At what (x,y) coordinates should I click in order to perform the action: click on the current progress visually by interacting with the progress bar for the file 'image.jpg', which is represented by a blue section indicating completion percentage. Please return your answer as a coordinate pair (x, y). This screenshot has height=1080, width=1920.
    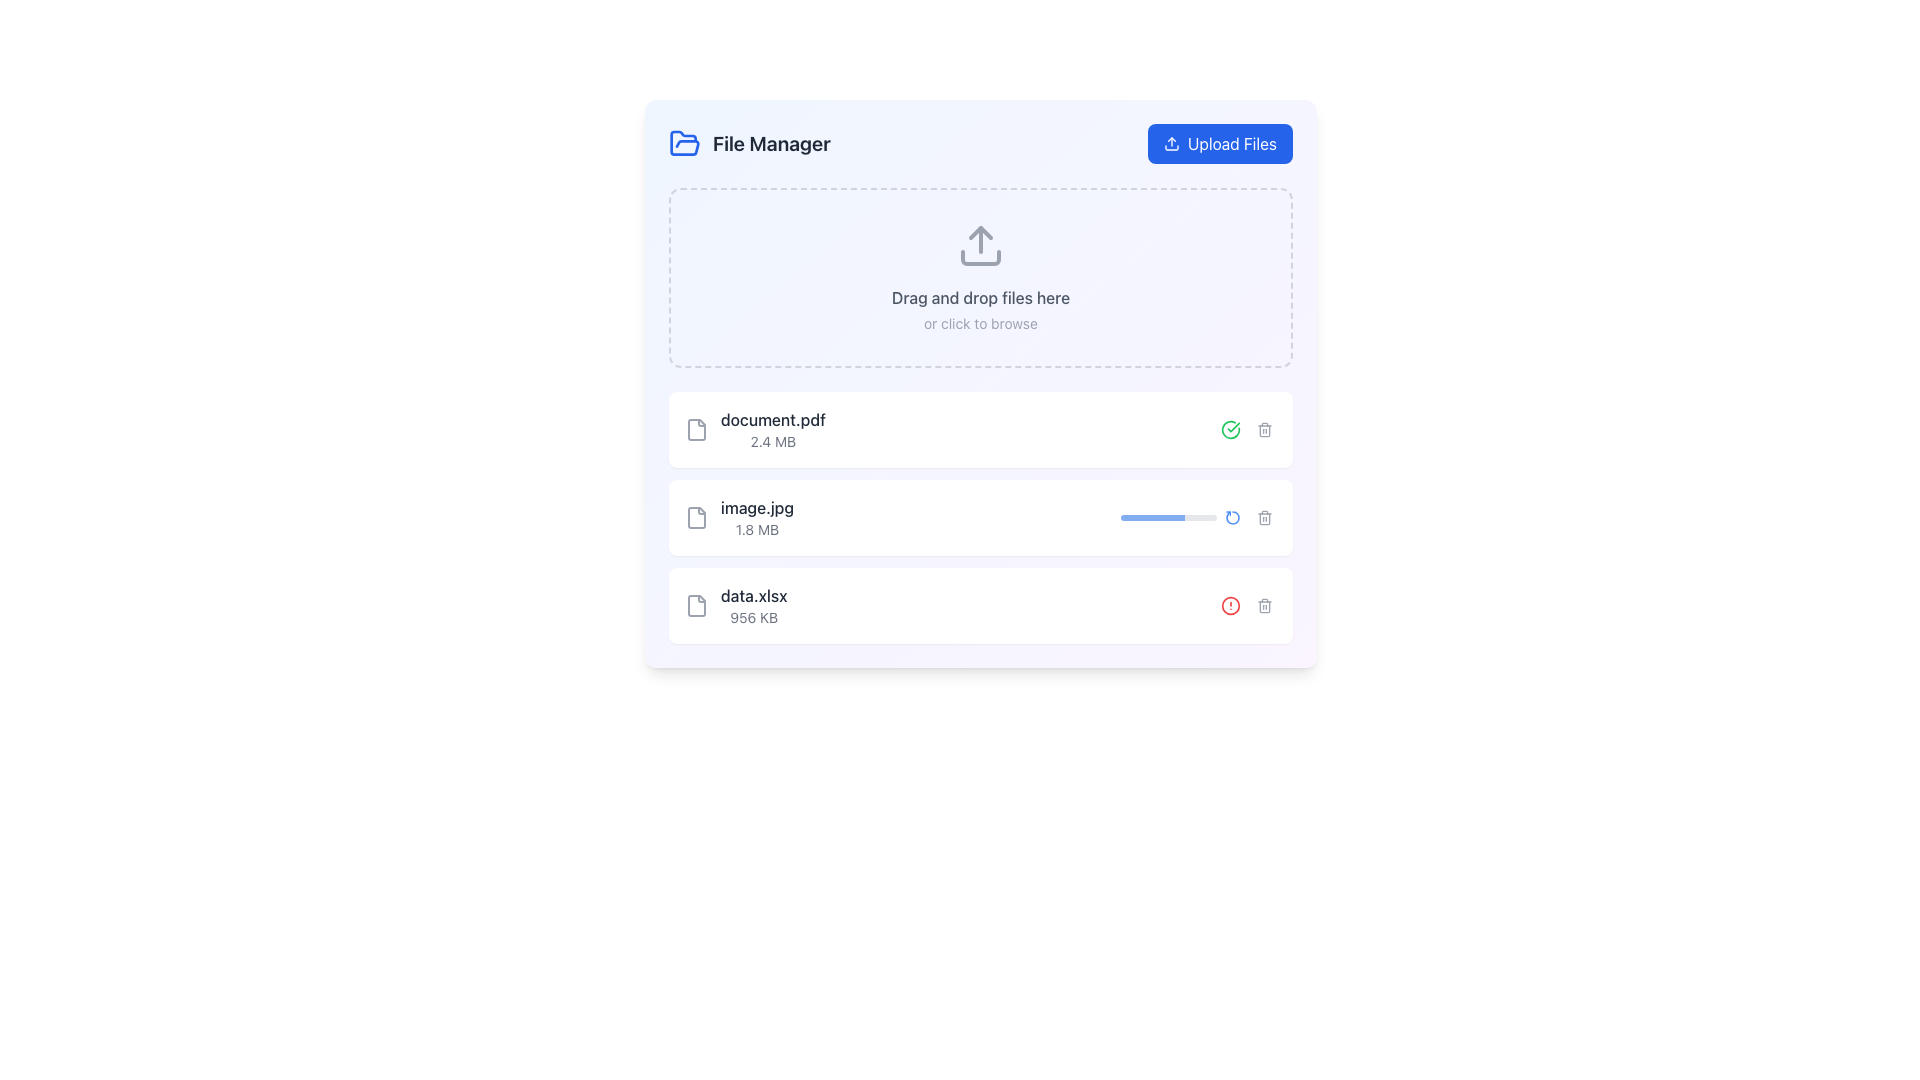
    Looking at the image, I should click on (1169, 516).